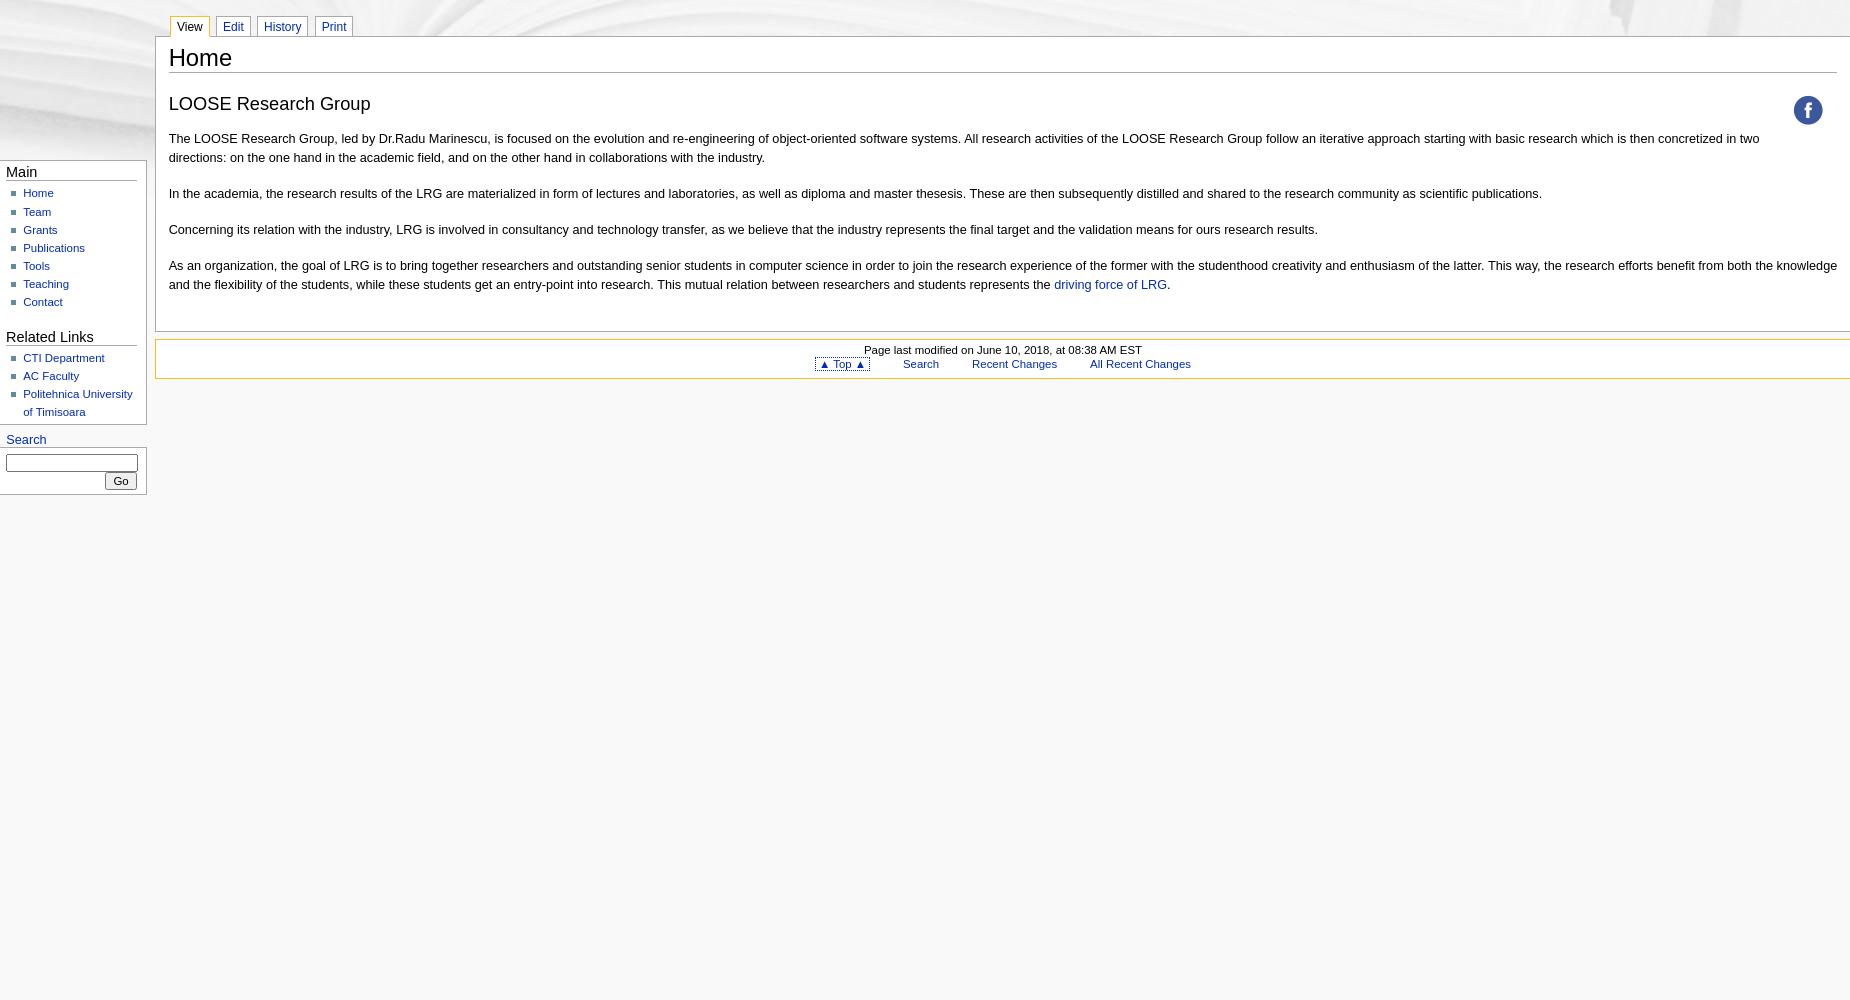 This screenshot has width=1850, height=1000. What do you see at coordinates (21, 210) in the screenshot?
I see `'Team'` at bounding box center [21, 210].